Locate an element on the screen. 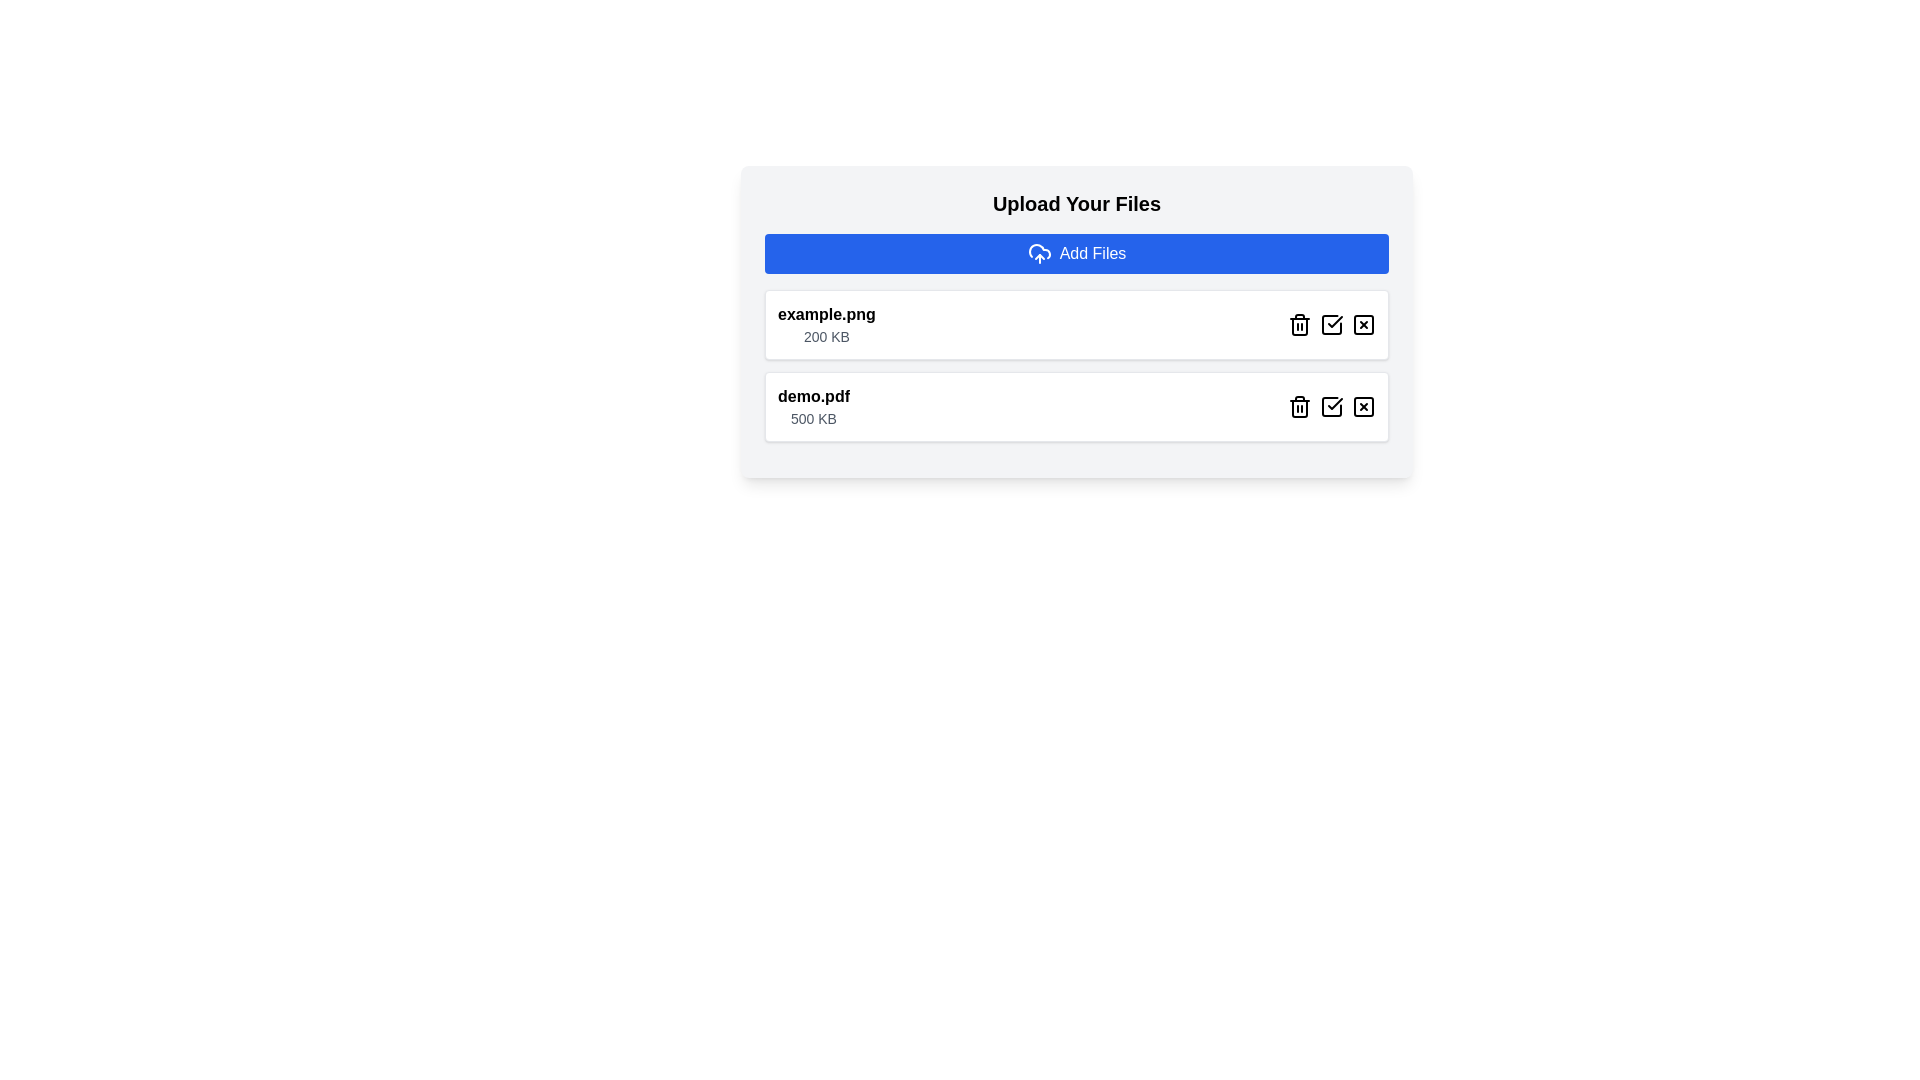 This screenshot has height=1080, width=1920. the check icon located near the right side of the row representing the file named 'demo.pdf' in the upload interface is located at coordinates (1335, 404).